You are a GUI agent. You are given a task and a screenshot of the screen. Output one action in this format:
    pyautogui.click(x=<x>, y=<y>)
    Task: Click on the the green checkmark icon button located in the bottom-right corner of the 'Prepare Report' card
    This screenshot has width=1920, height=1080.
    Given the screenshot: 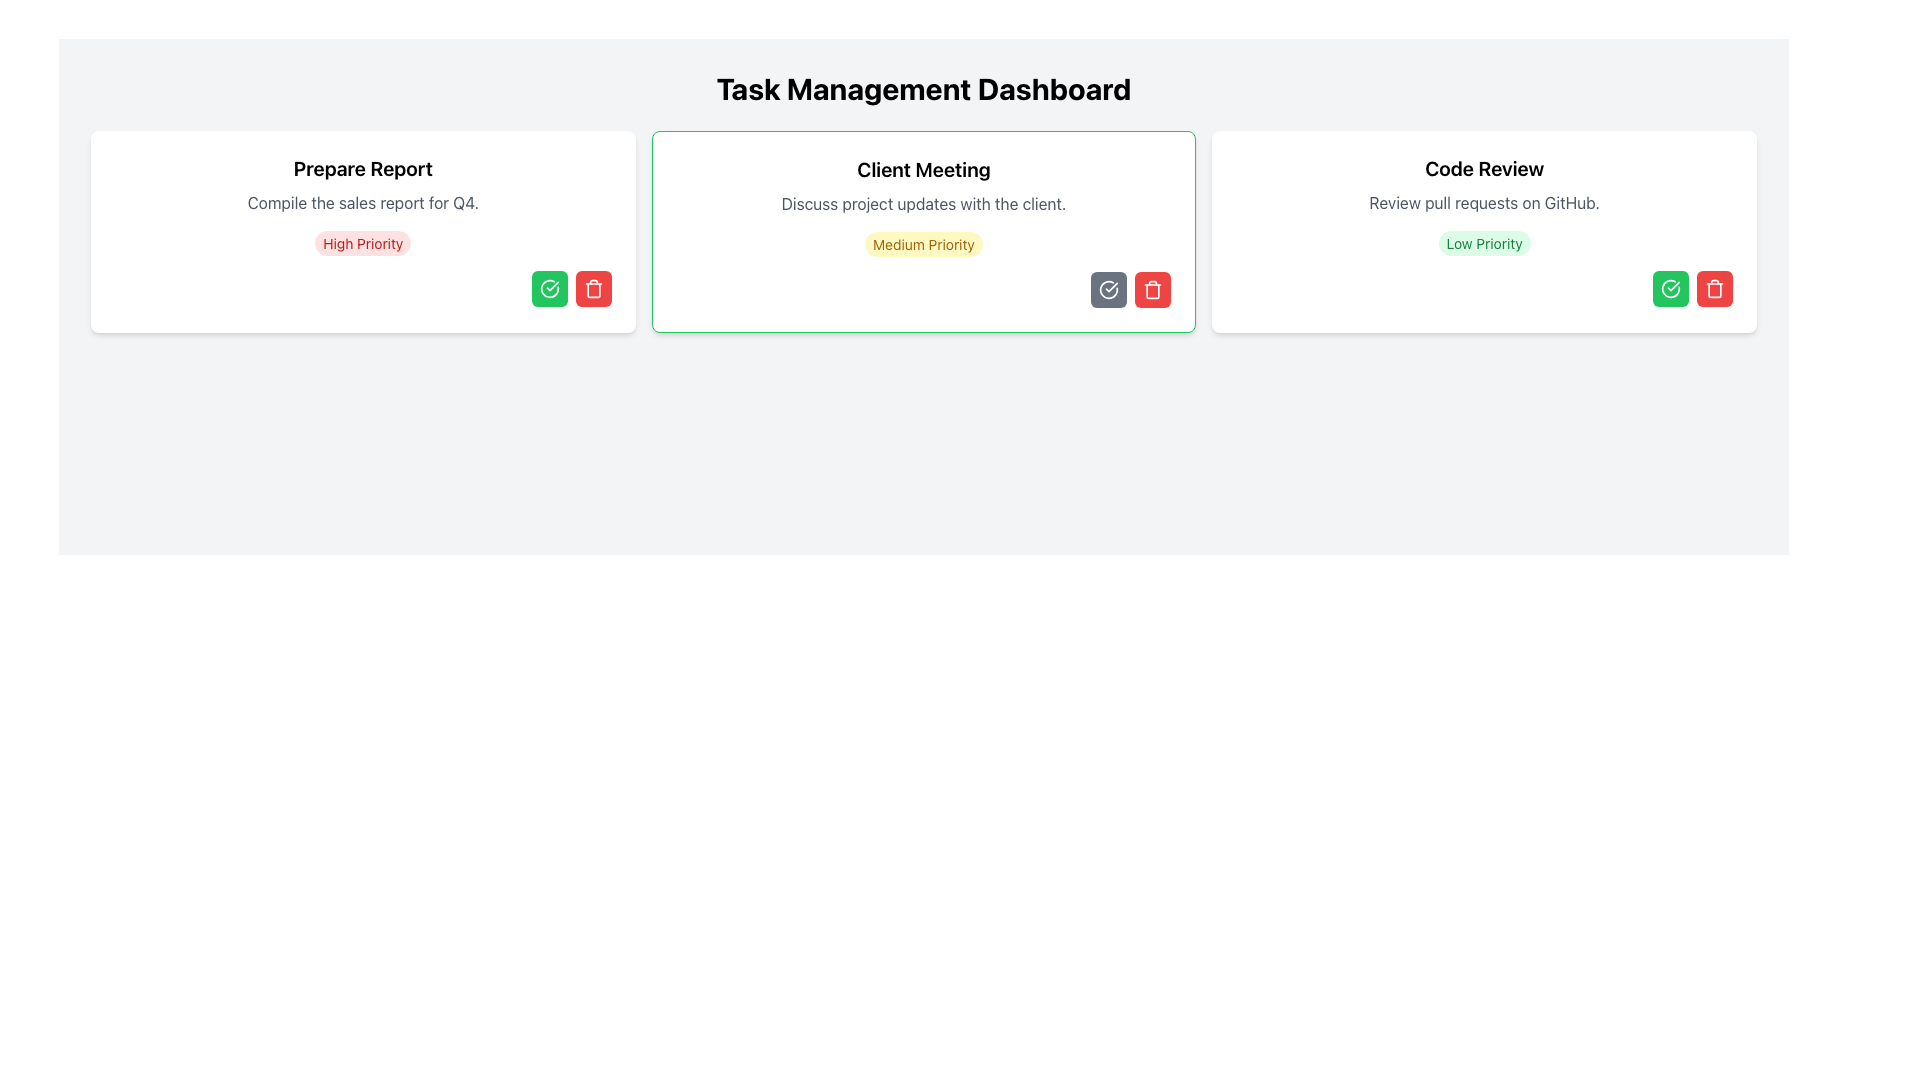 What is the action you would take?
    pyautogui.click(x=549, y=289)
    